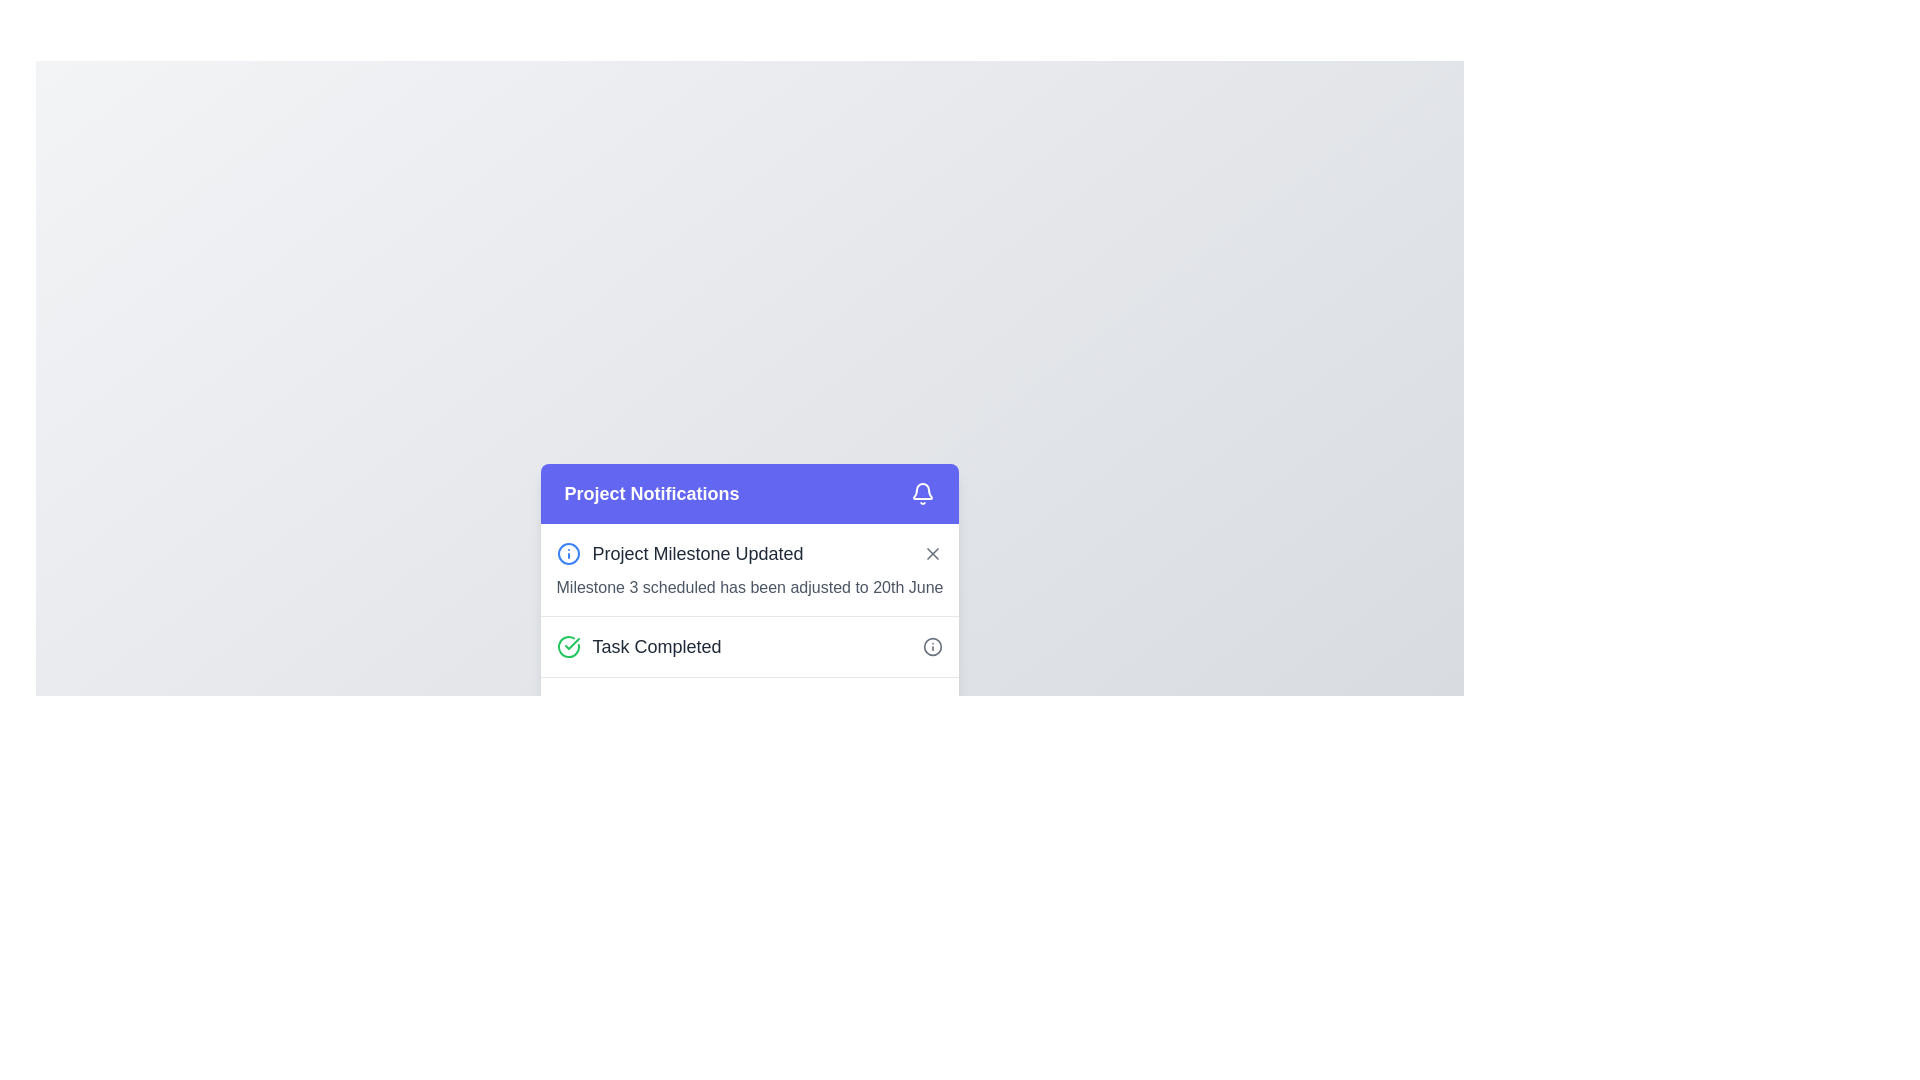 The image size is (1920, 1080). What do you see at coordinates (680, 554) in the screenshot?
I see `the text label 'Project Milestone Updated' next to the blue information icon in the notification list` at bounding box center [680, 554].